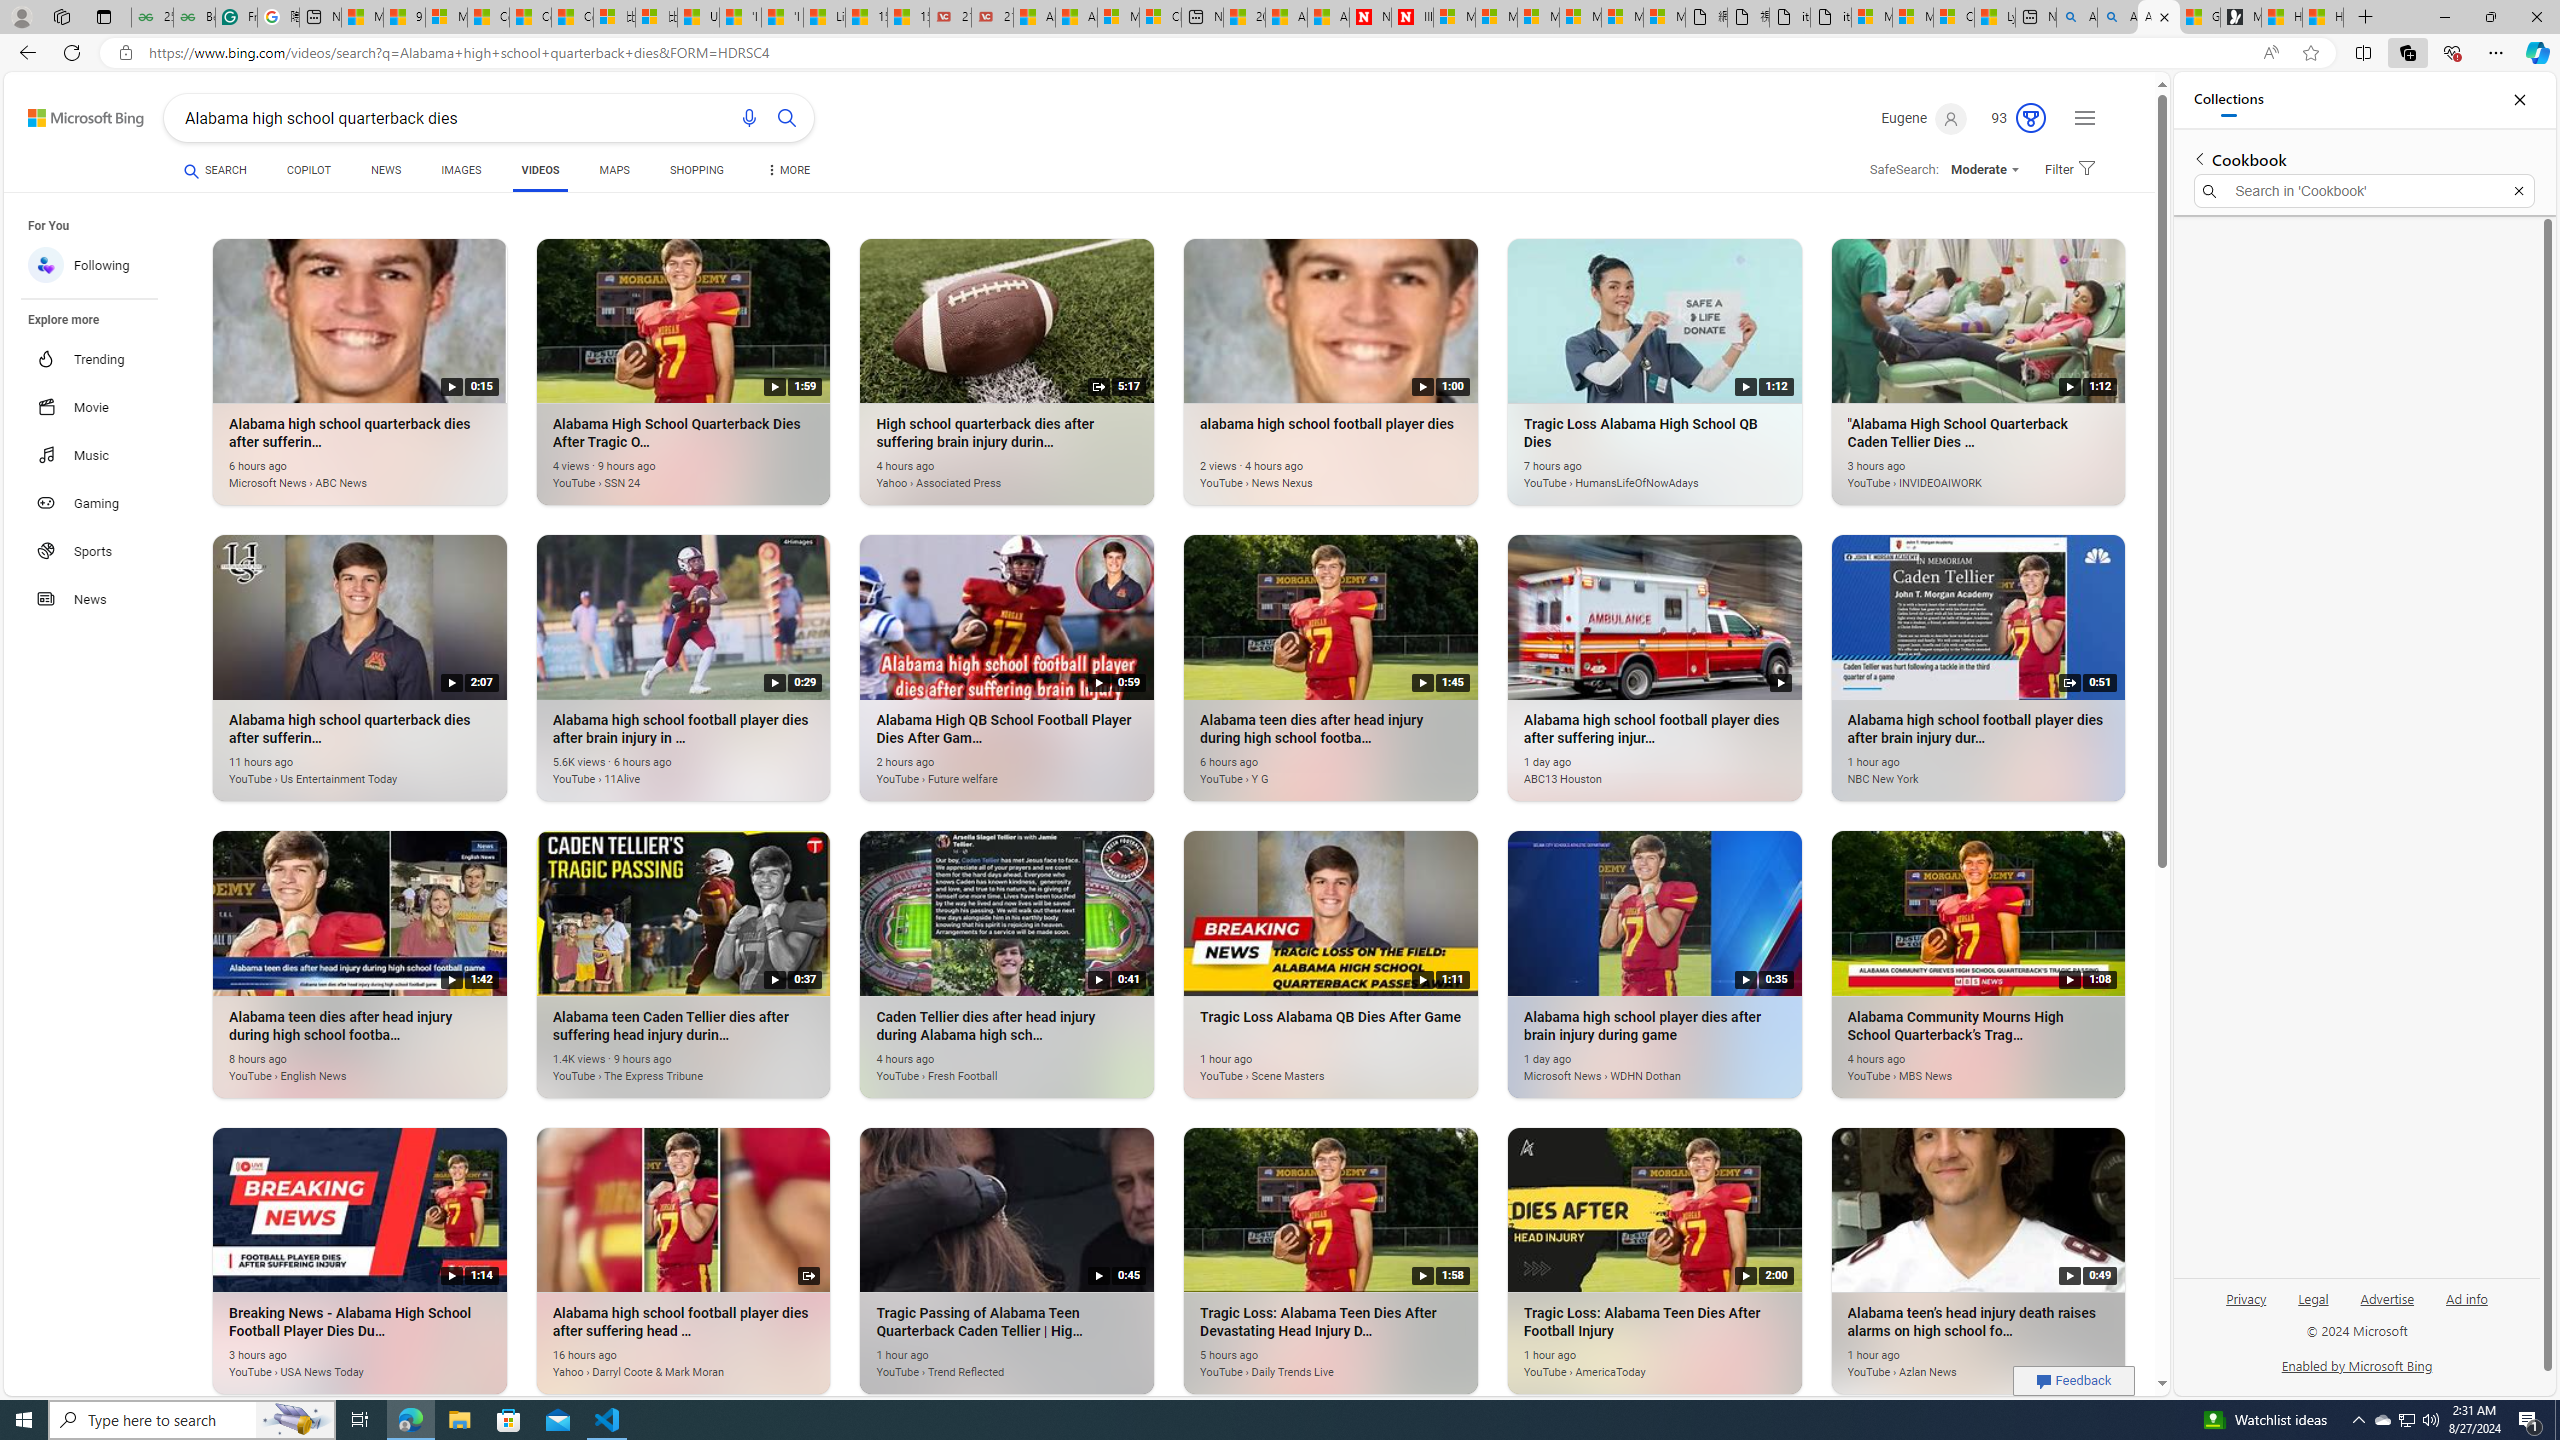 The height and width of the screenshot is (1440, 2560). Describe the element at coordinates (2009, 118) in the screenshot. I see `'Microsoft Rewards 93'` at that location.